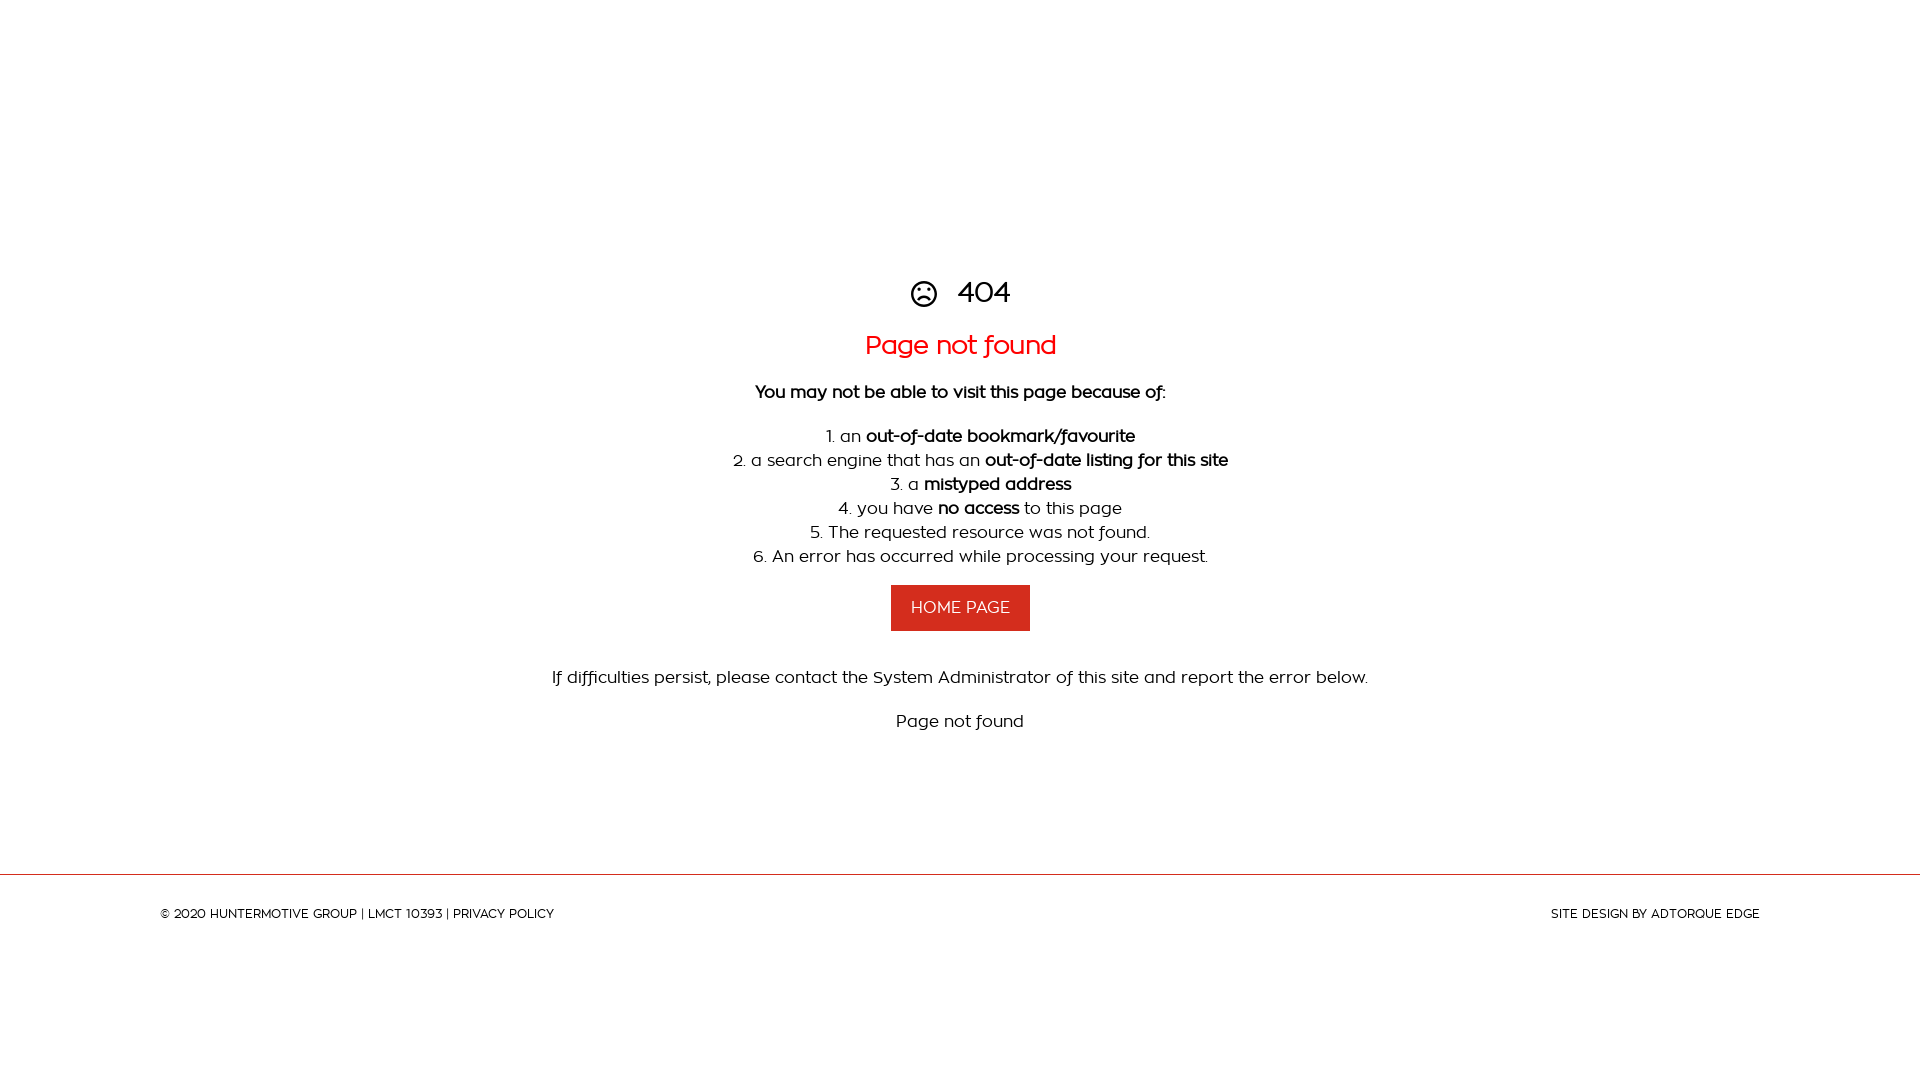 The image size is (1920, 1080). I want to click on 'SITE DESIGN BY ADTORQUE EDGE', so click(1655, 914).